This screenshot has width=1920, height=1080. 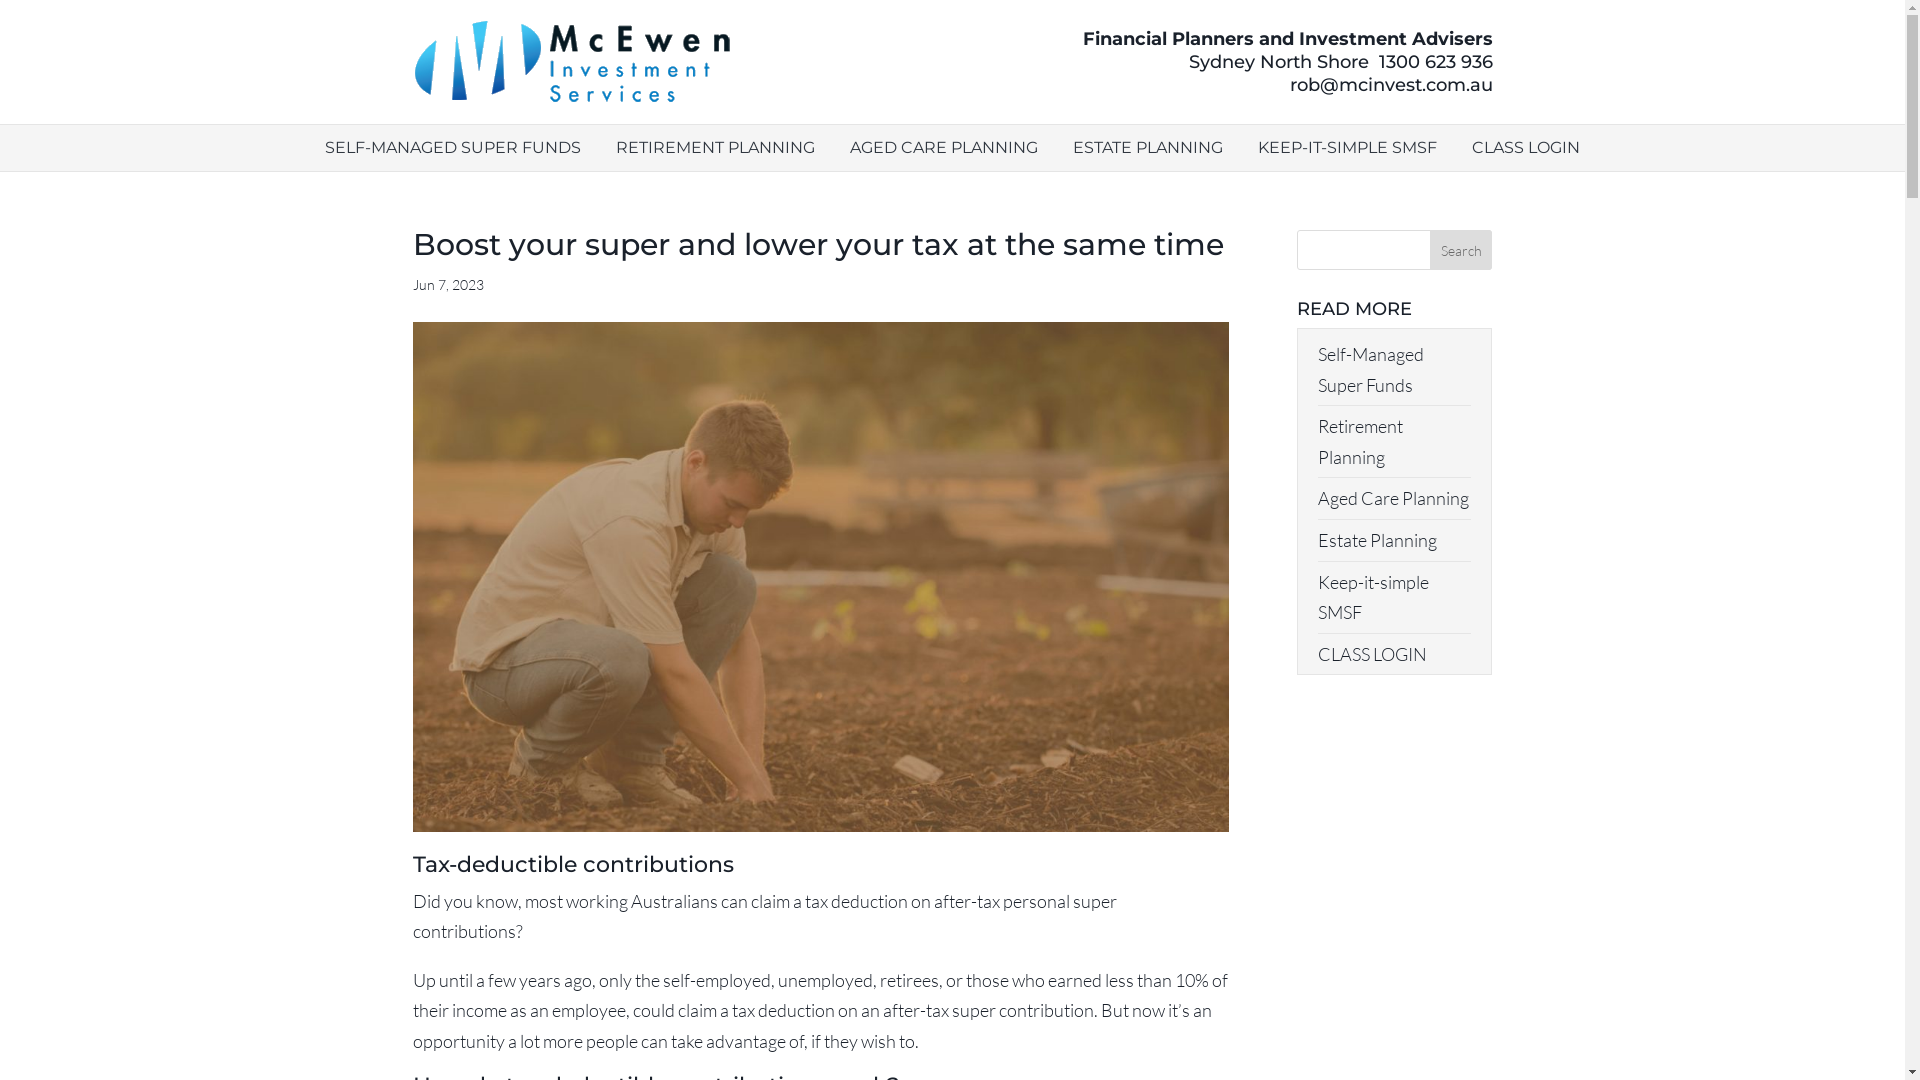 I want to click on 'KEEP-IT-SIMPLE SMSF', so click(x=1347, y=146).